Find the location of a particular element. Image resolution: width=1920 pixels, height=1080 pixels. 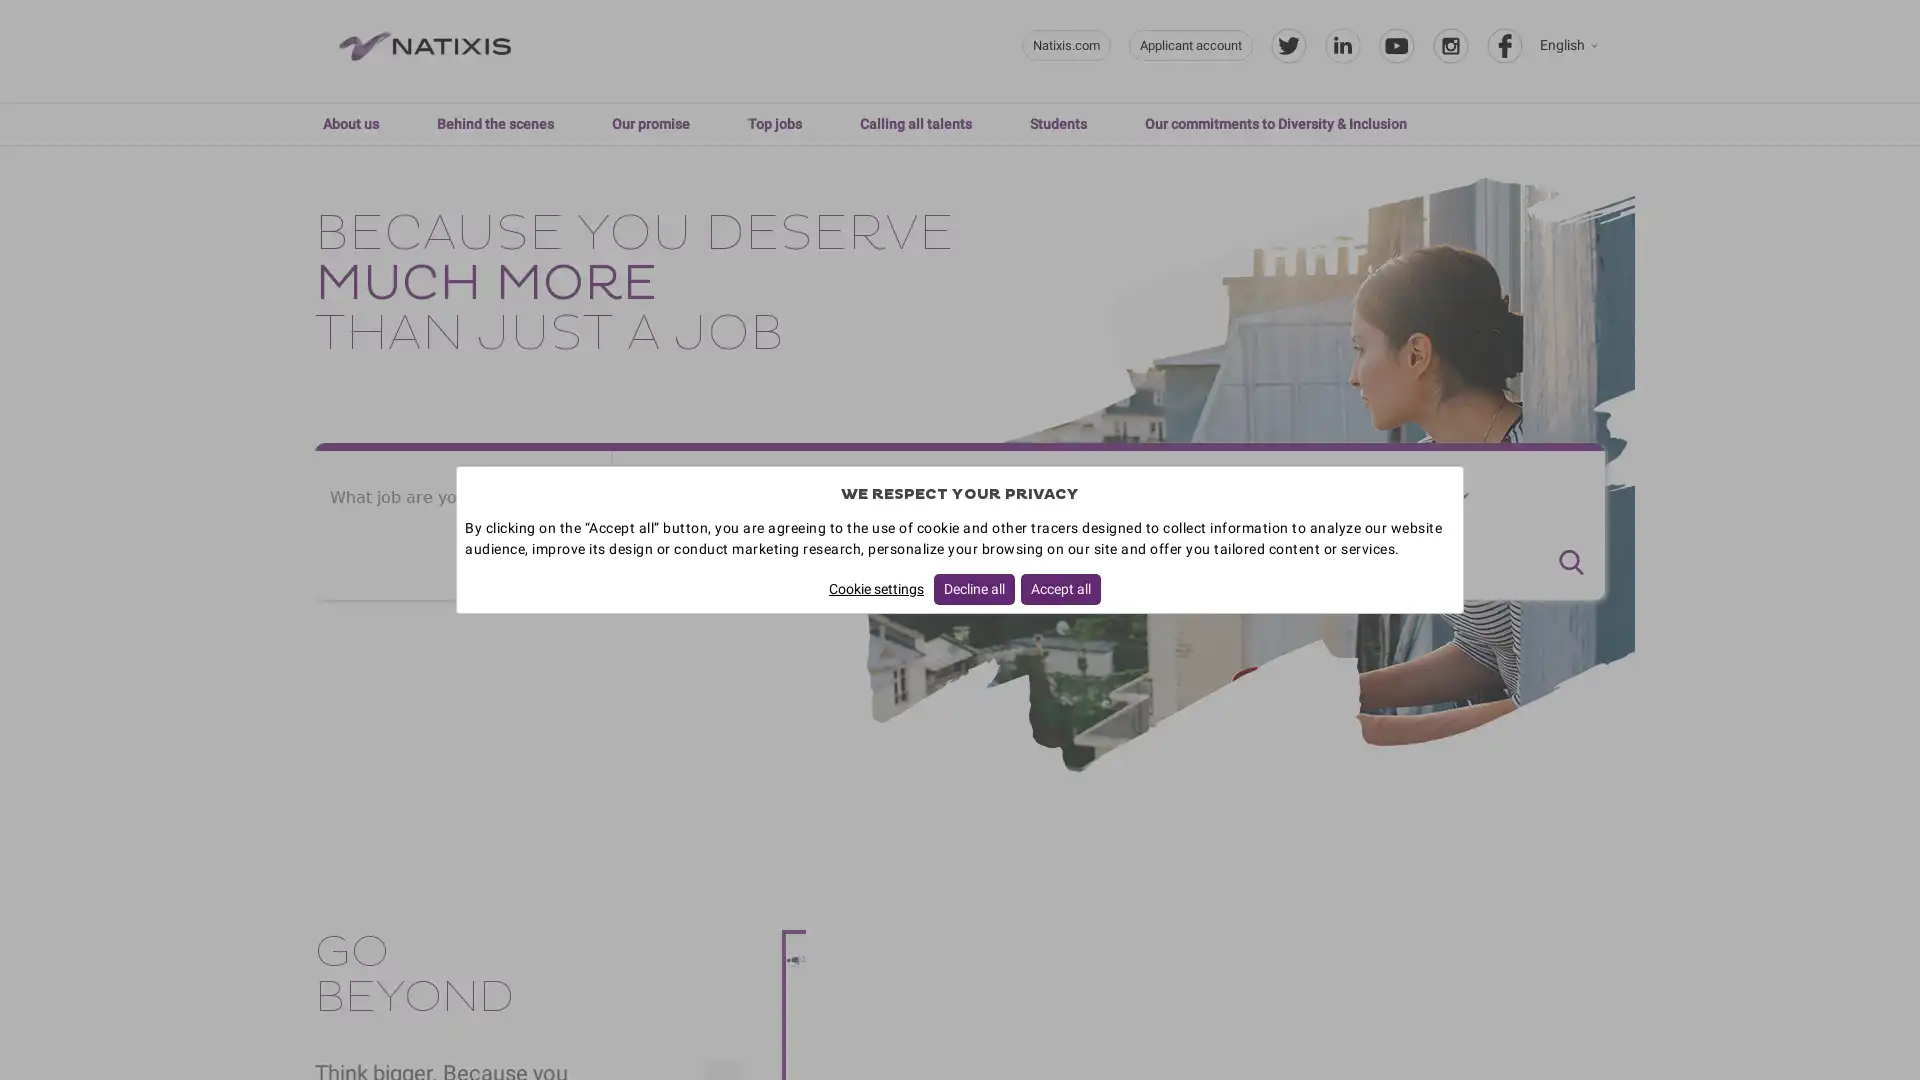

search is located at coordinates (1569, 563).